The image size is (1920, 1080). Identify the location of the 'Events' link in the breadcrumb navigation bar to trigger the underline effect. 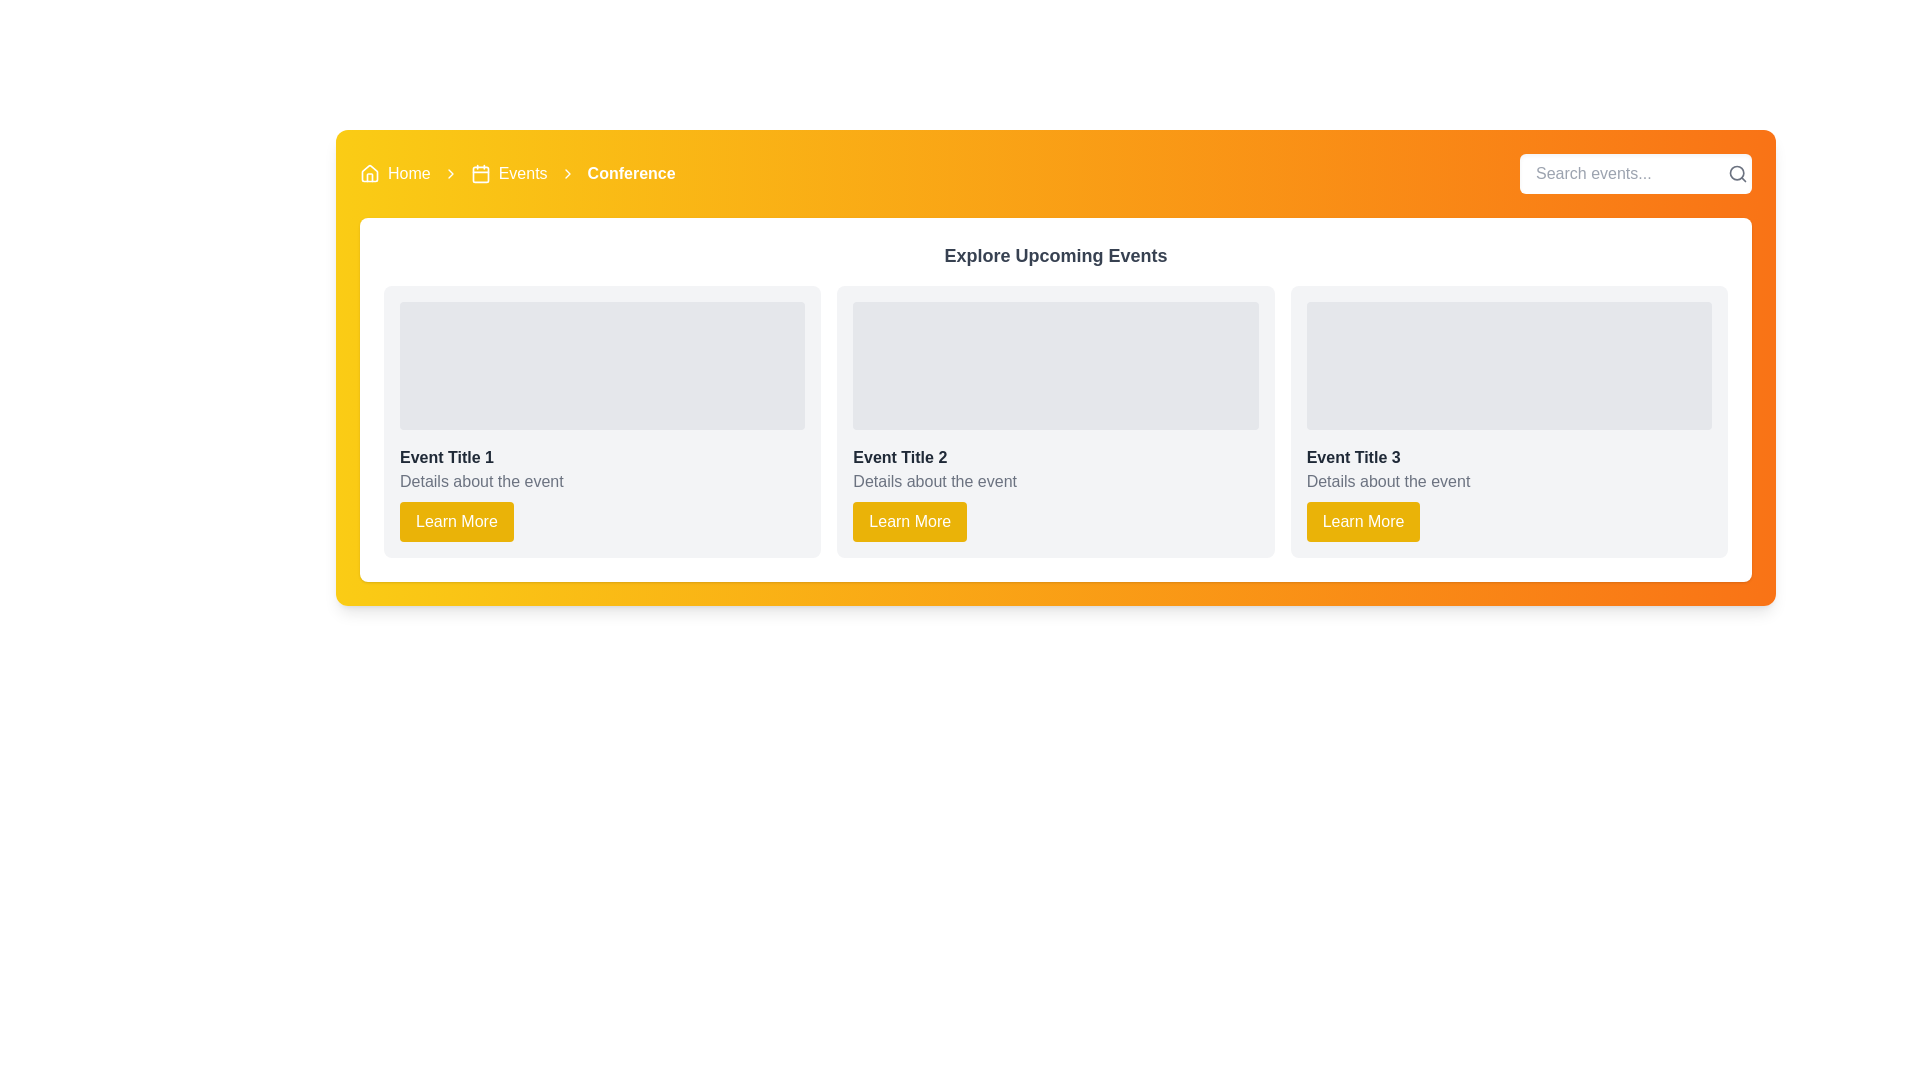
(523, 172).